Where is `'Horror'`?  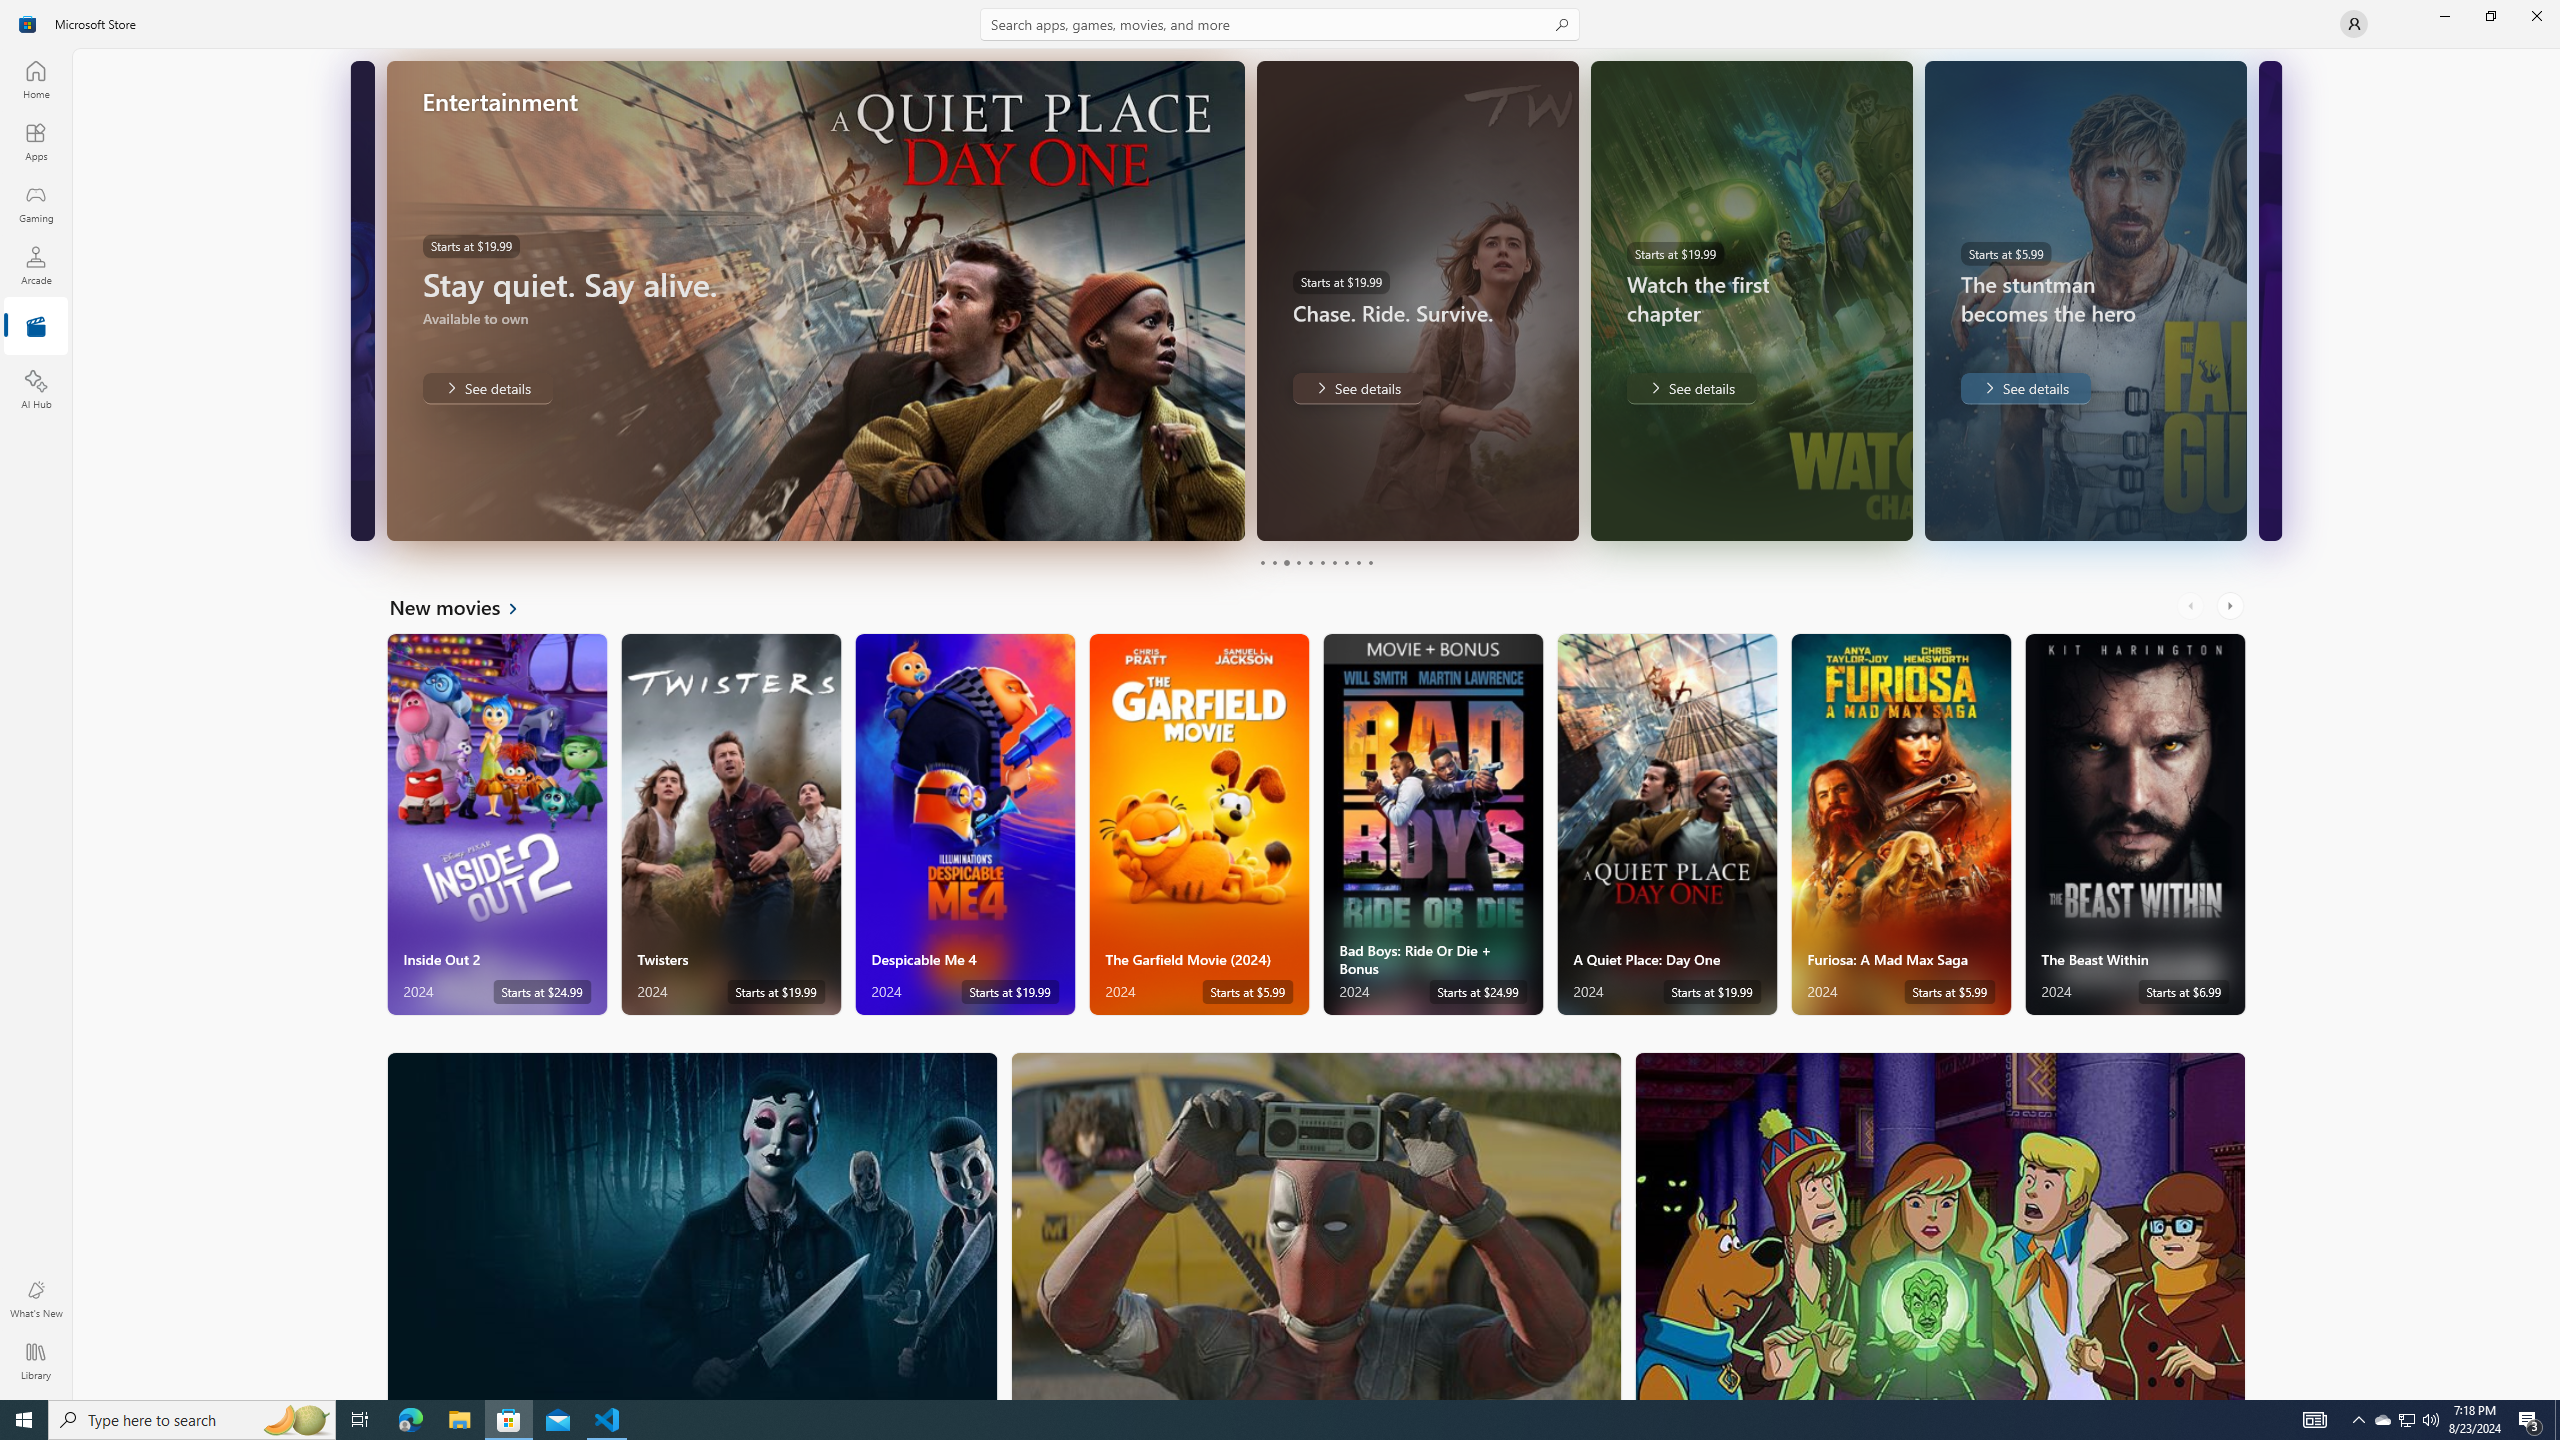 'Horror' is located at coordinates (692, 1225).